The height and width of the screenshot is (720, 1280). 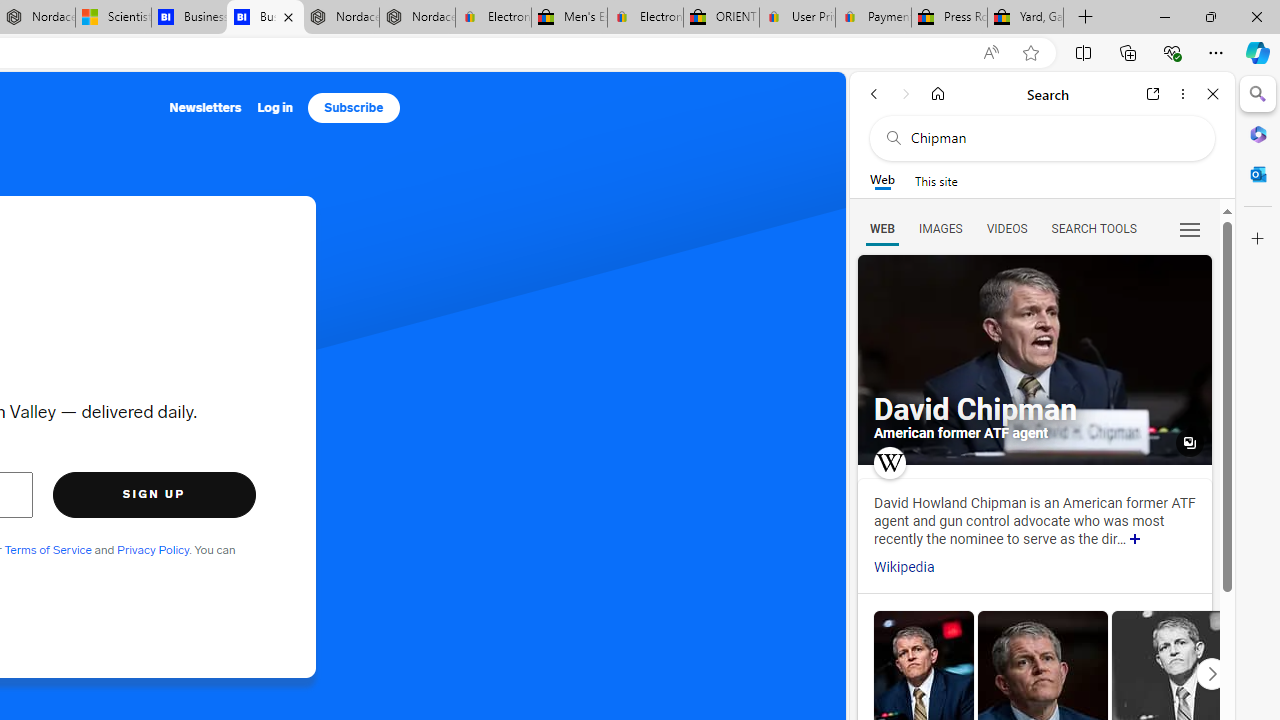 What do you see at coordinates (151, 549) in the screenshot?
I see `'Privacy Policy'` at bounding box center [151, 549].